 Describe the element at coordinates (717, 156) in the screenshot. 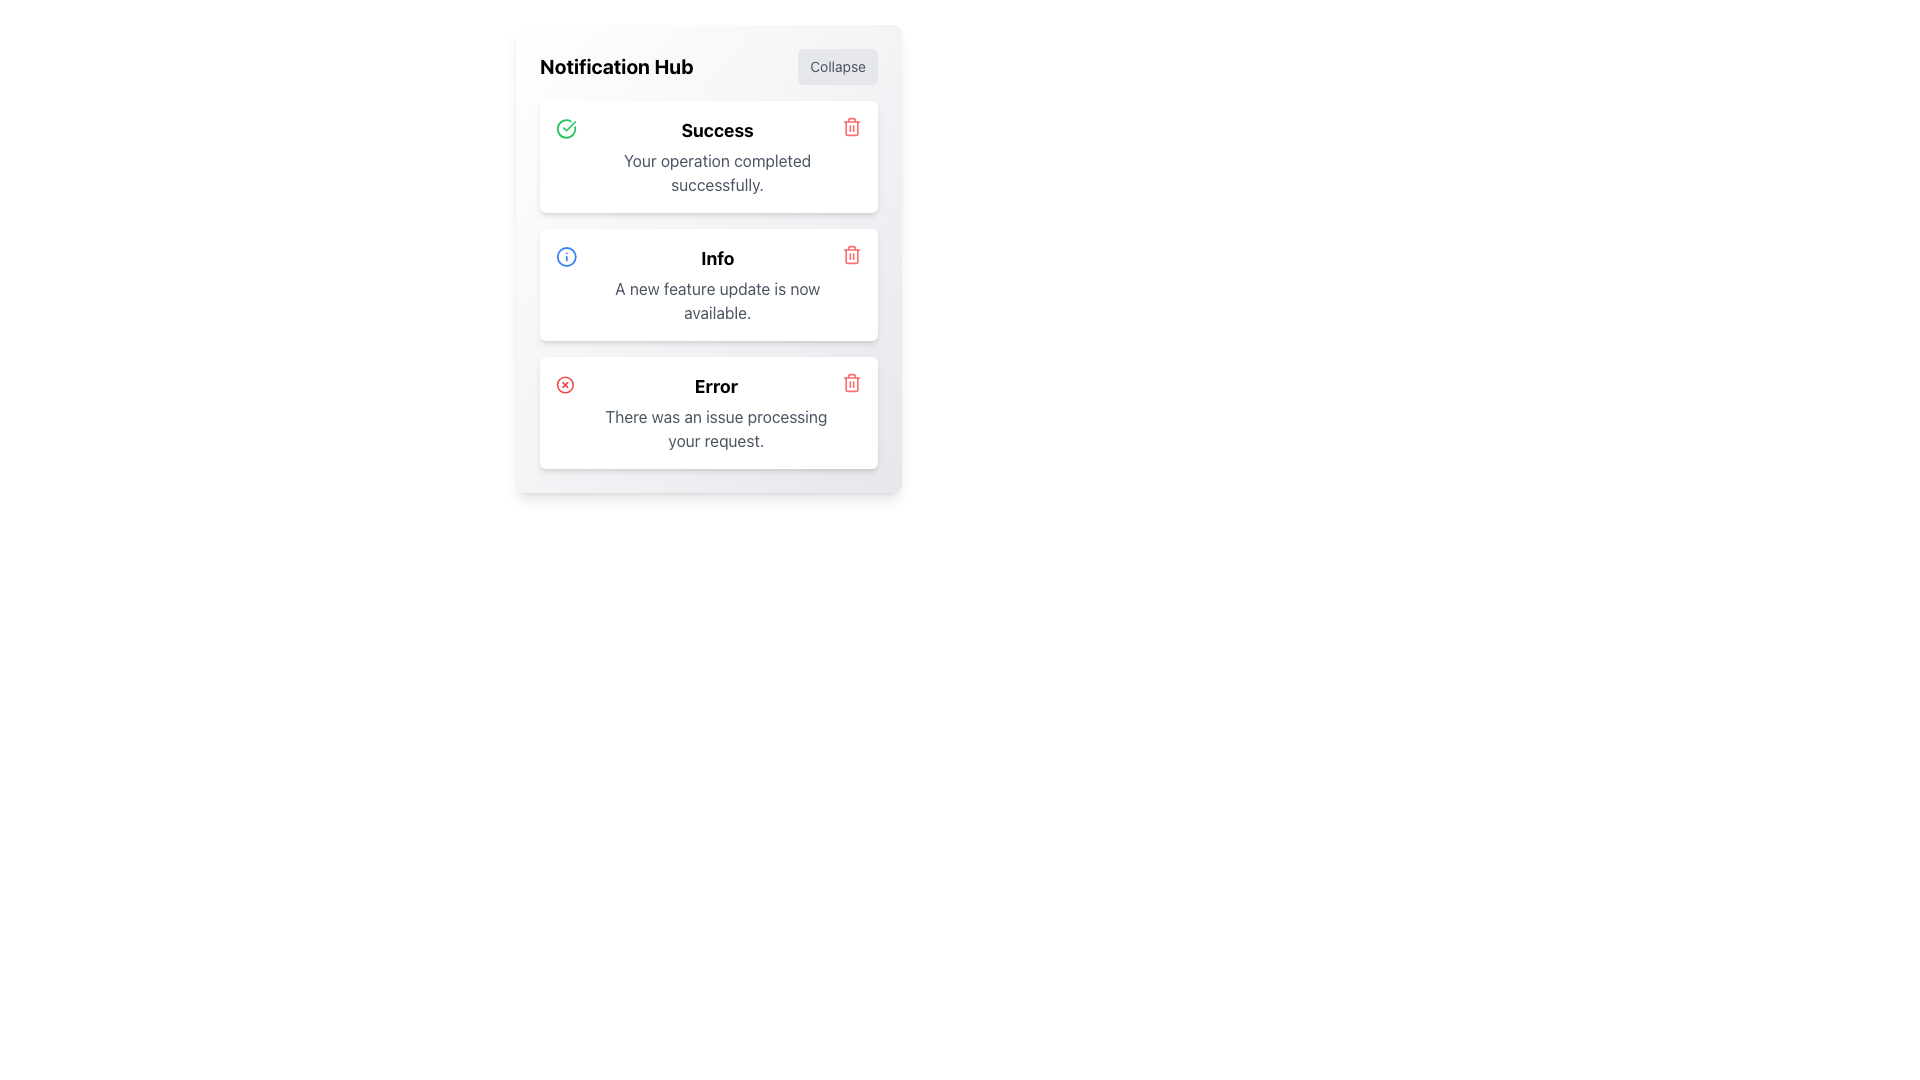

I see `message displayed in the Notification Card Text which says 'Success' and 'Your operation completed successfully.'` at that location.